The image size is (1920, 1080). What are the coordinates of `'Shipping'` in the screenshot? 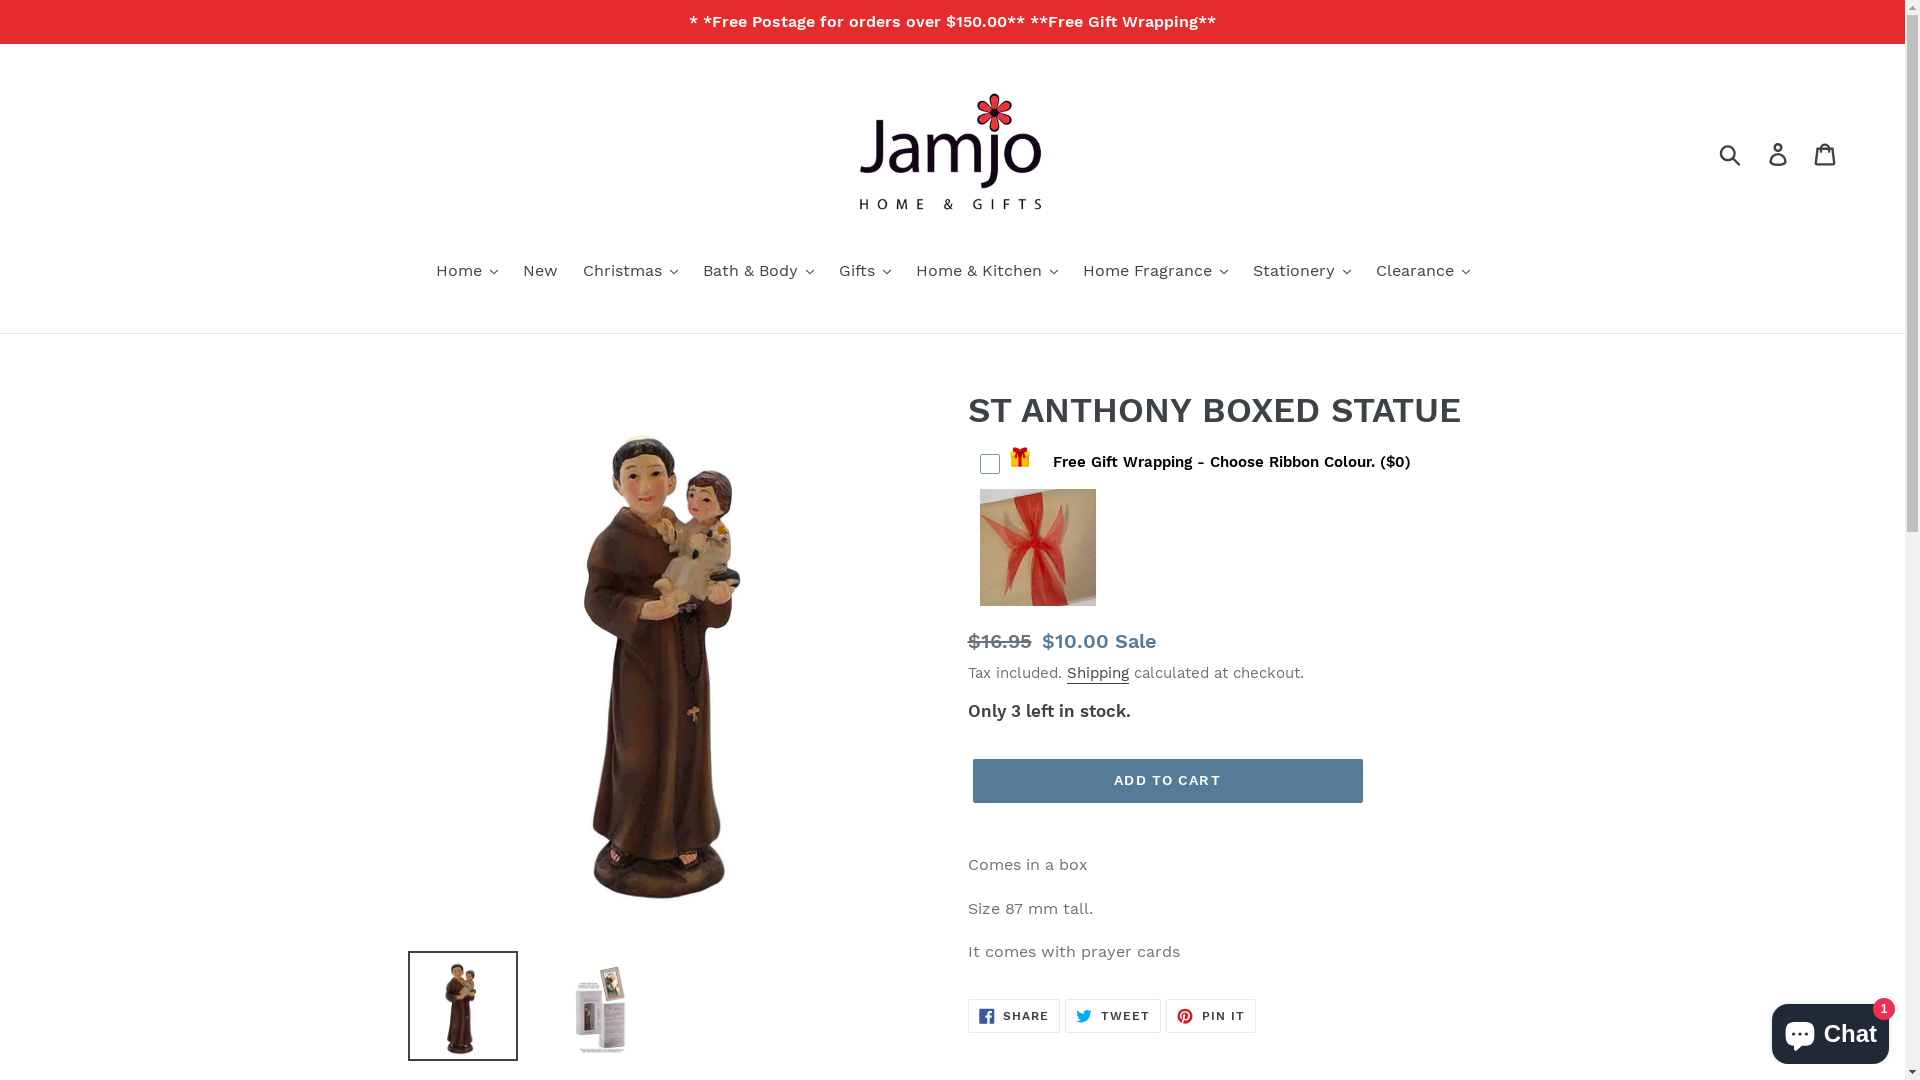 It's located at (1064, 674).